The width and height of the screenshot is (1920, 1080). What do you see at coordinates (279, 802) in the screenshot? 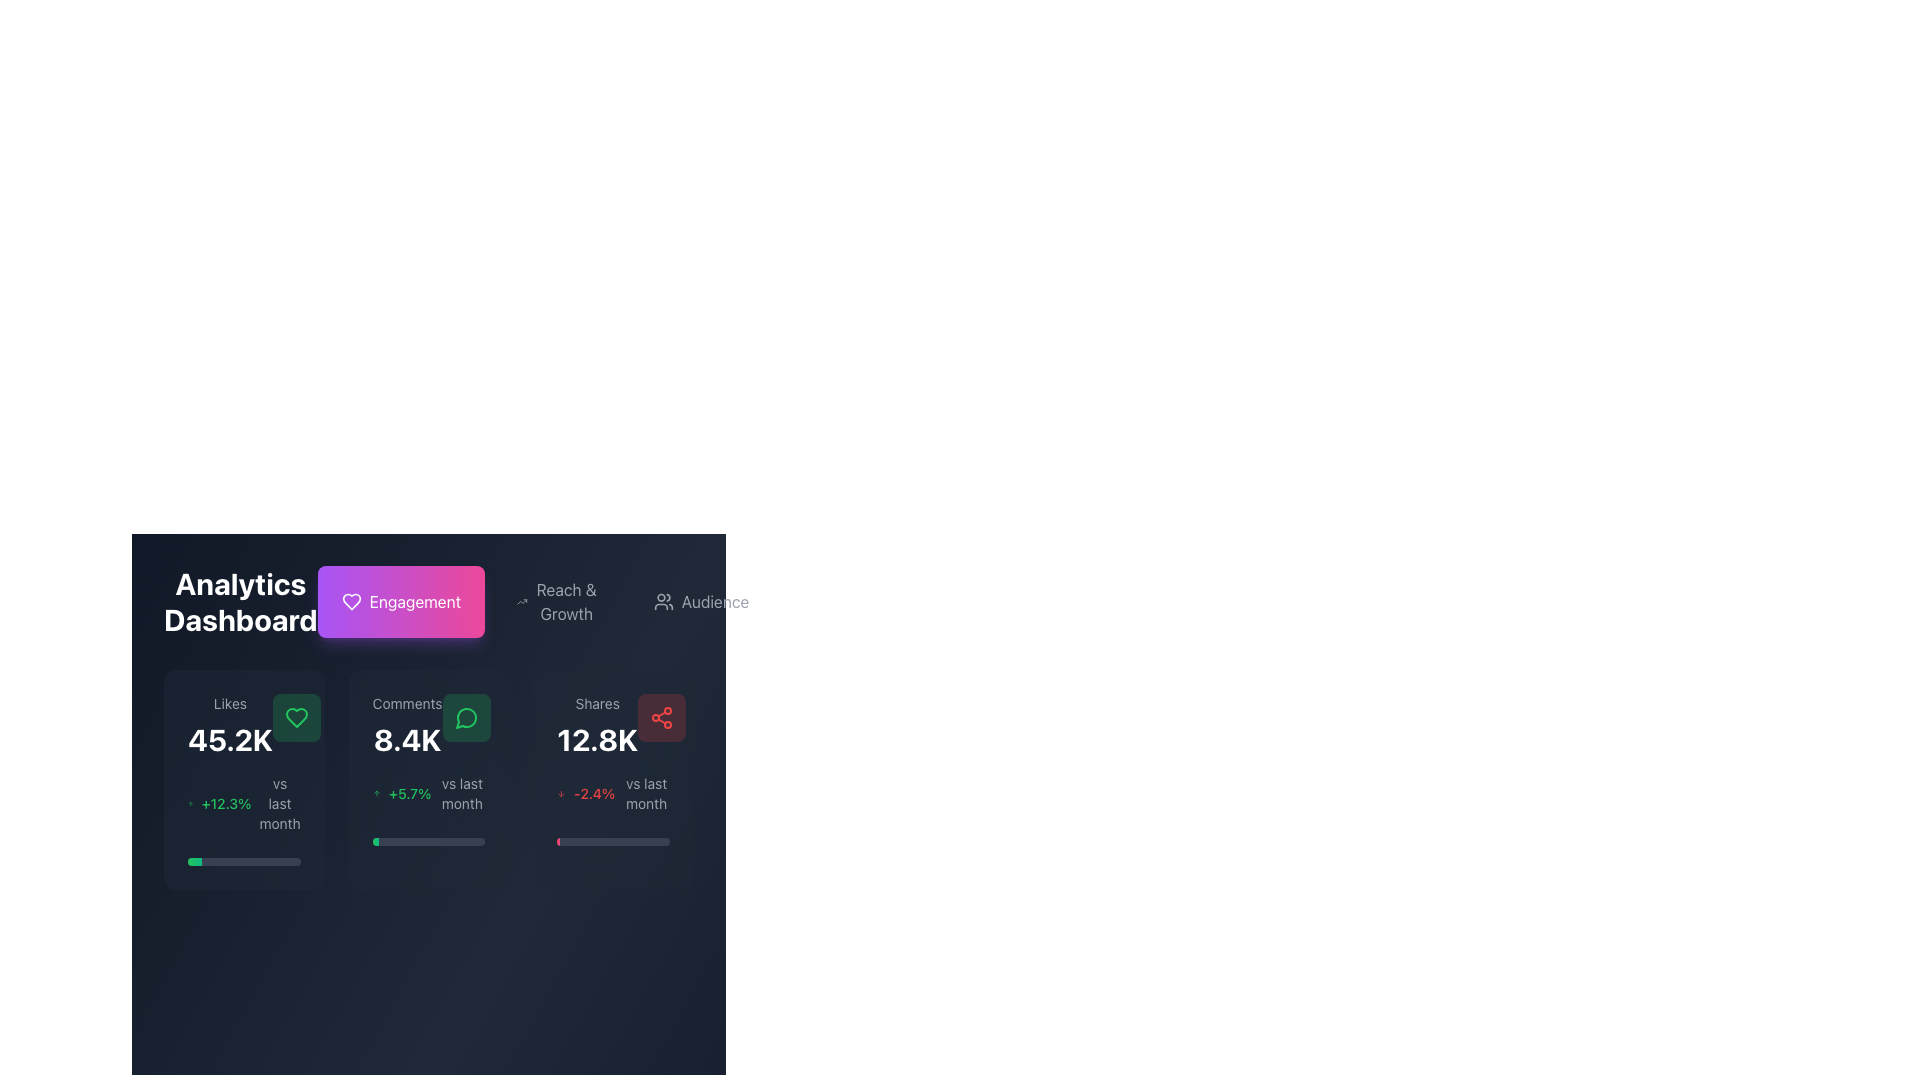
I see `the static text label that provides contextual information for the comparison timeframe ('last month') located below the '+12.3%' text in the bottom section of the 'Likes' data card on the Analytics Dashboard` at bounding box center [279, 802].